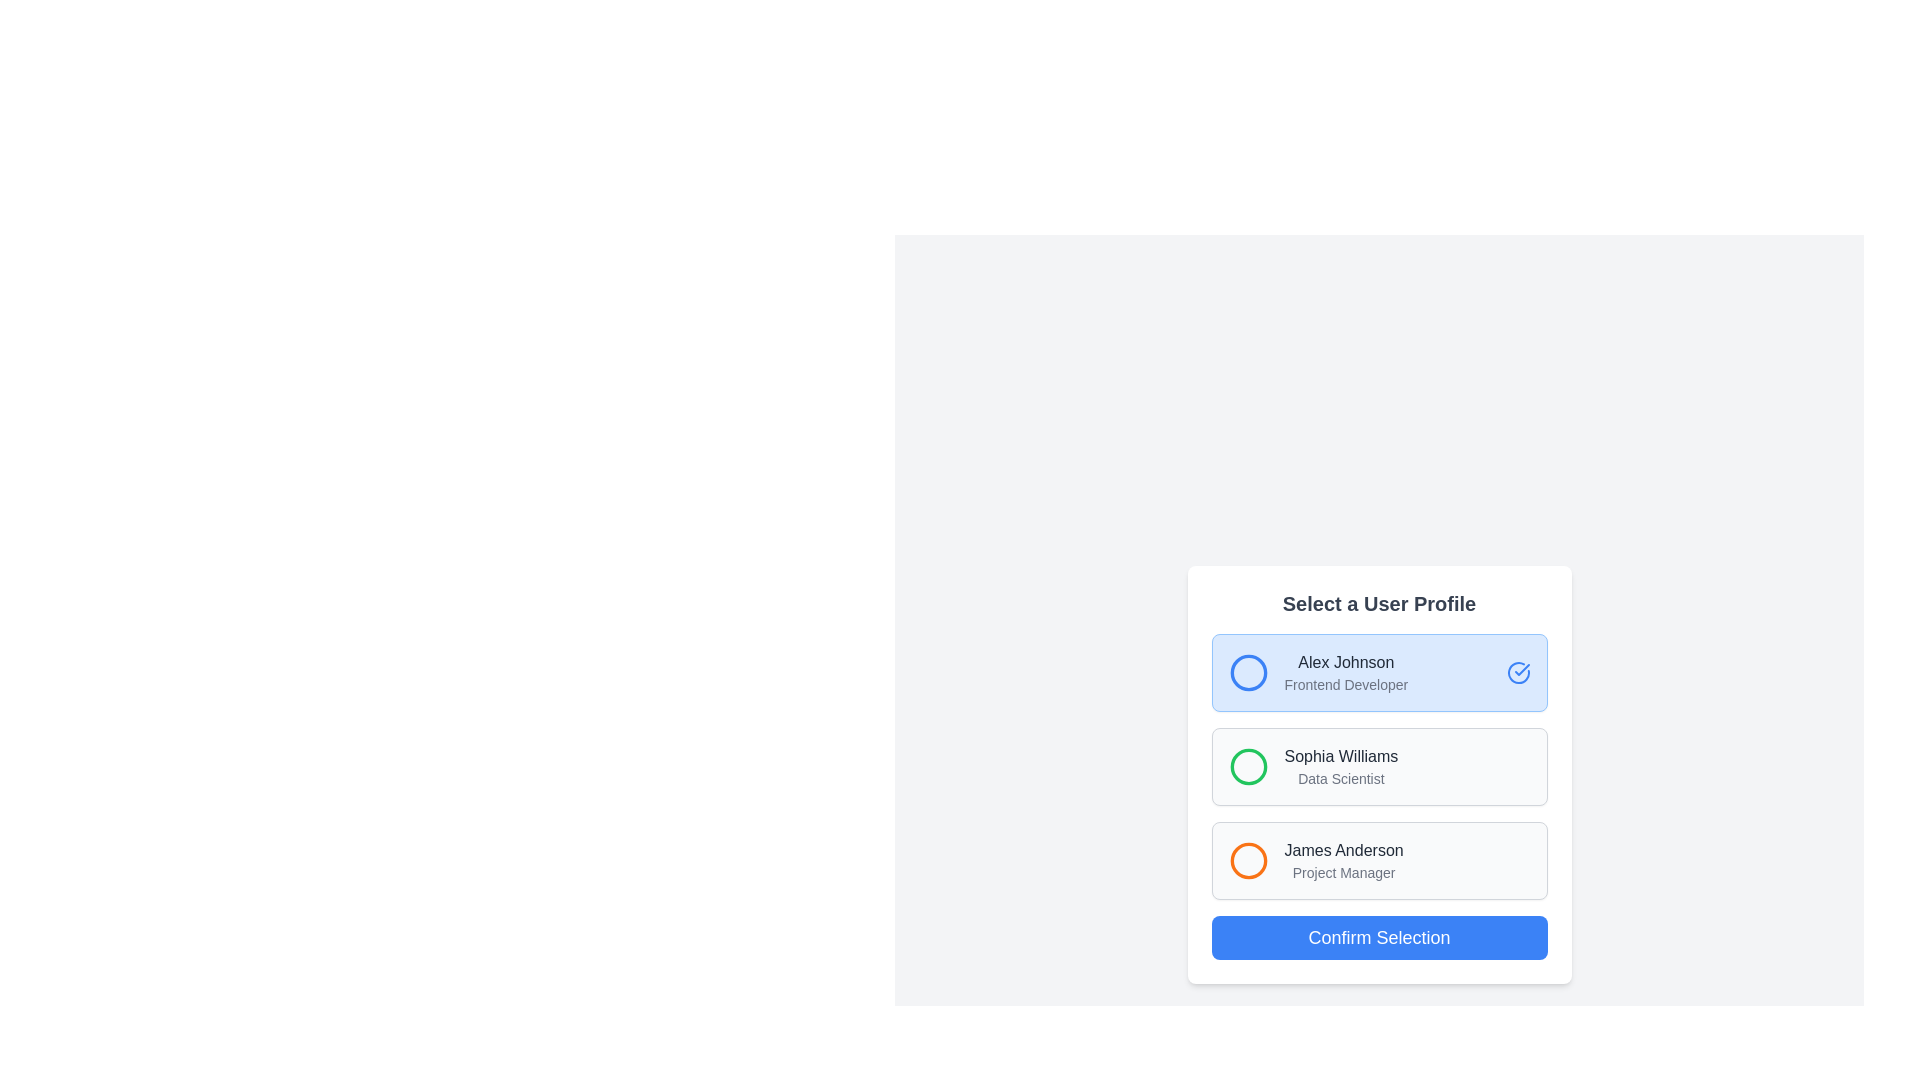  I want to click on the profile display and selection label that shows the user's name and role, which is the third item in a vertical list of profiles, located below 'Alex Johnson' and 'Sophia Williams', so click(1344, 859).